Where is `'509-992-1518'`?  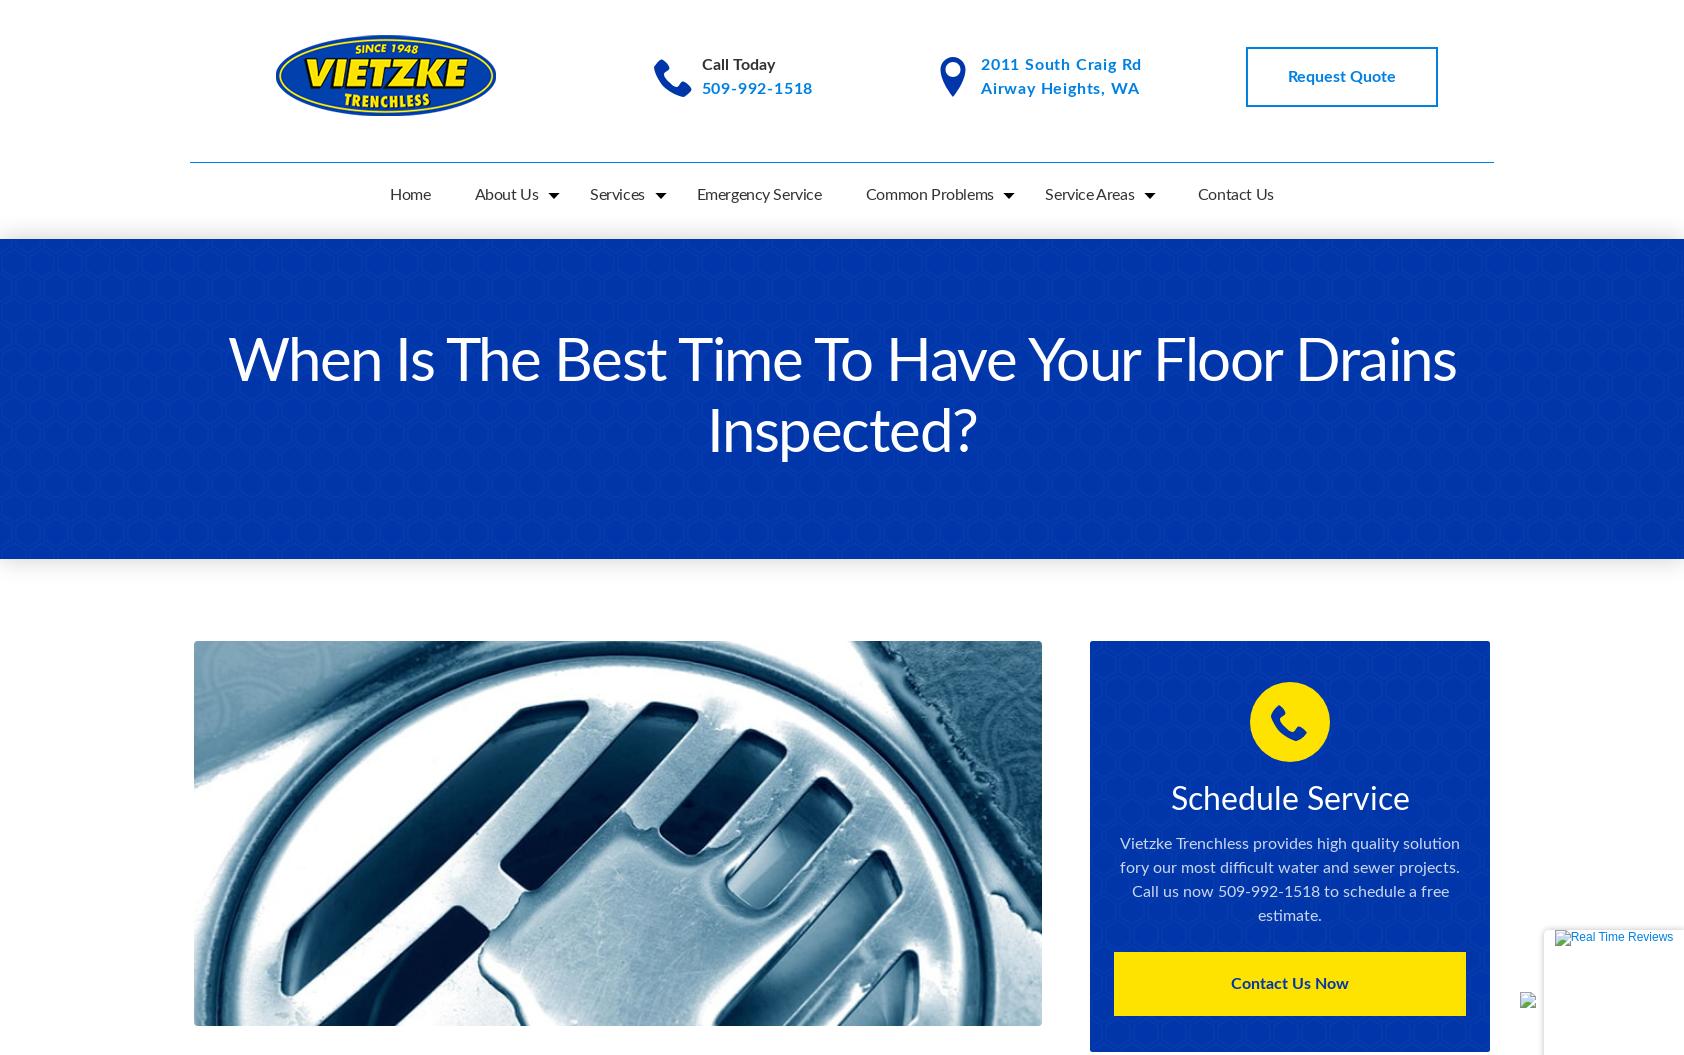 '509-992-1518' is located at coordinates (756, 88).